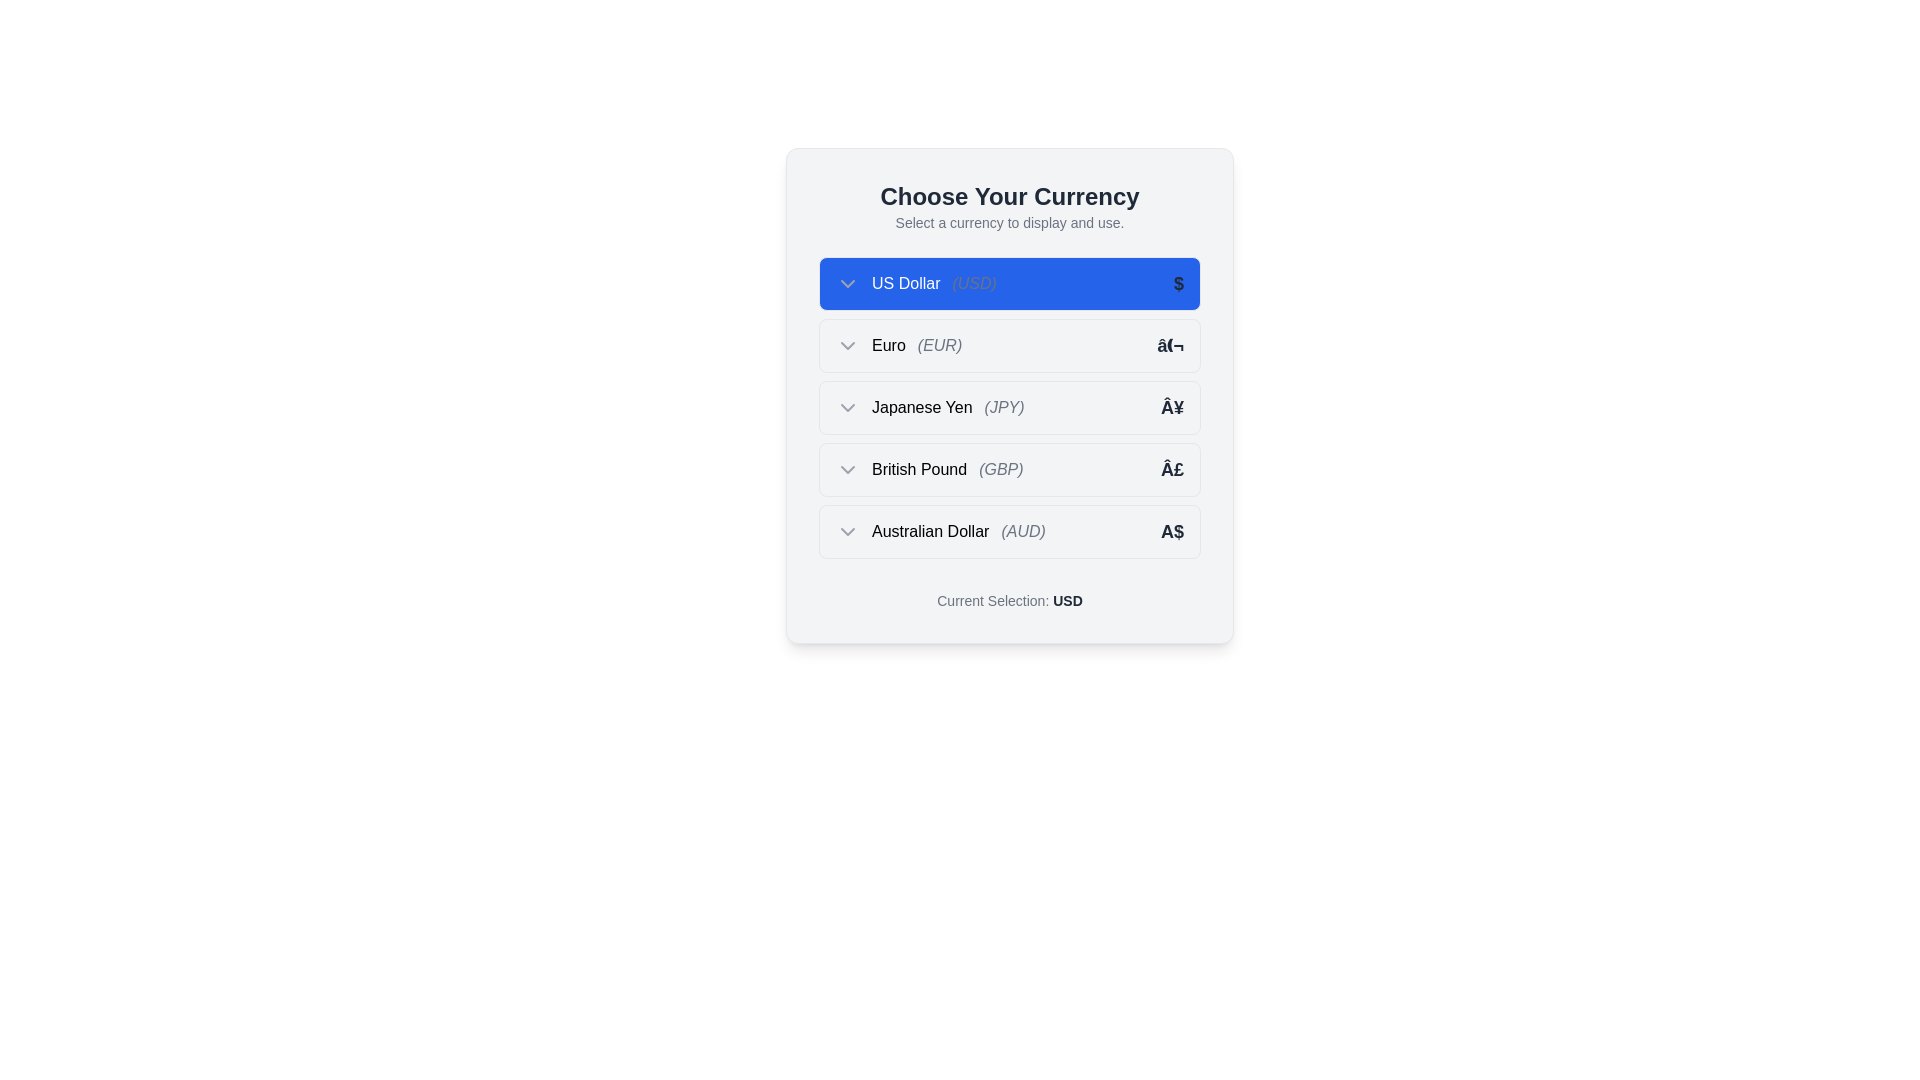  I want to click on the currency selector component located below the heading 'Choose Your Currency' and above the text 'Current Selection: USD', so click(1009, 411).